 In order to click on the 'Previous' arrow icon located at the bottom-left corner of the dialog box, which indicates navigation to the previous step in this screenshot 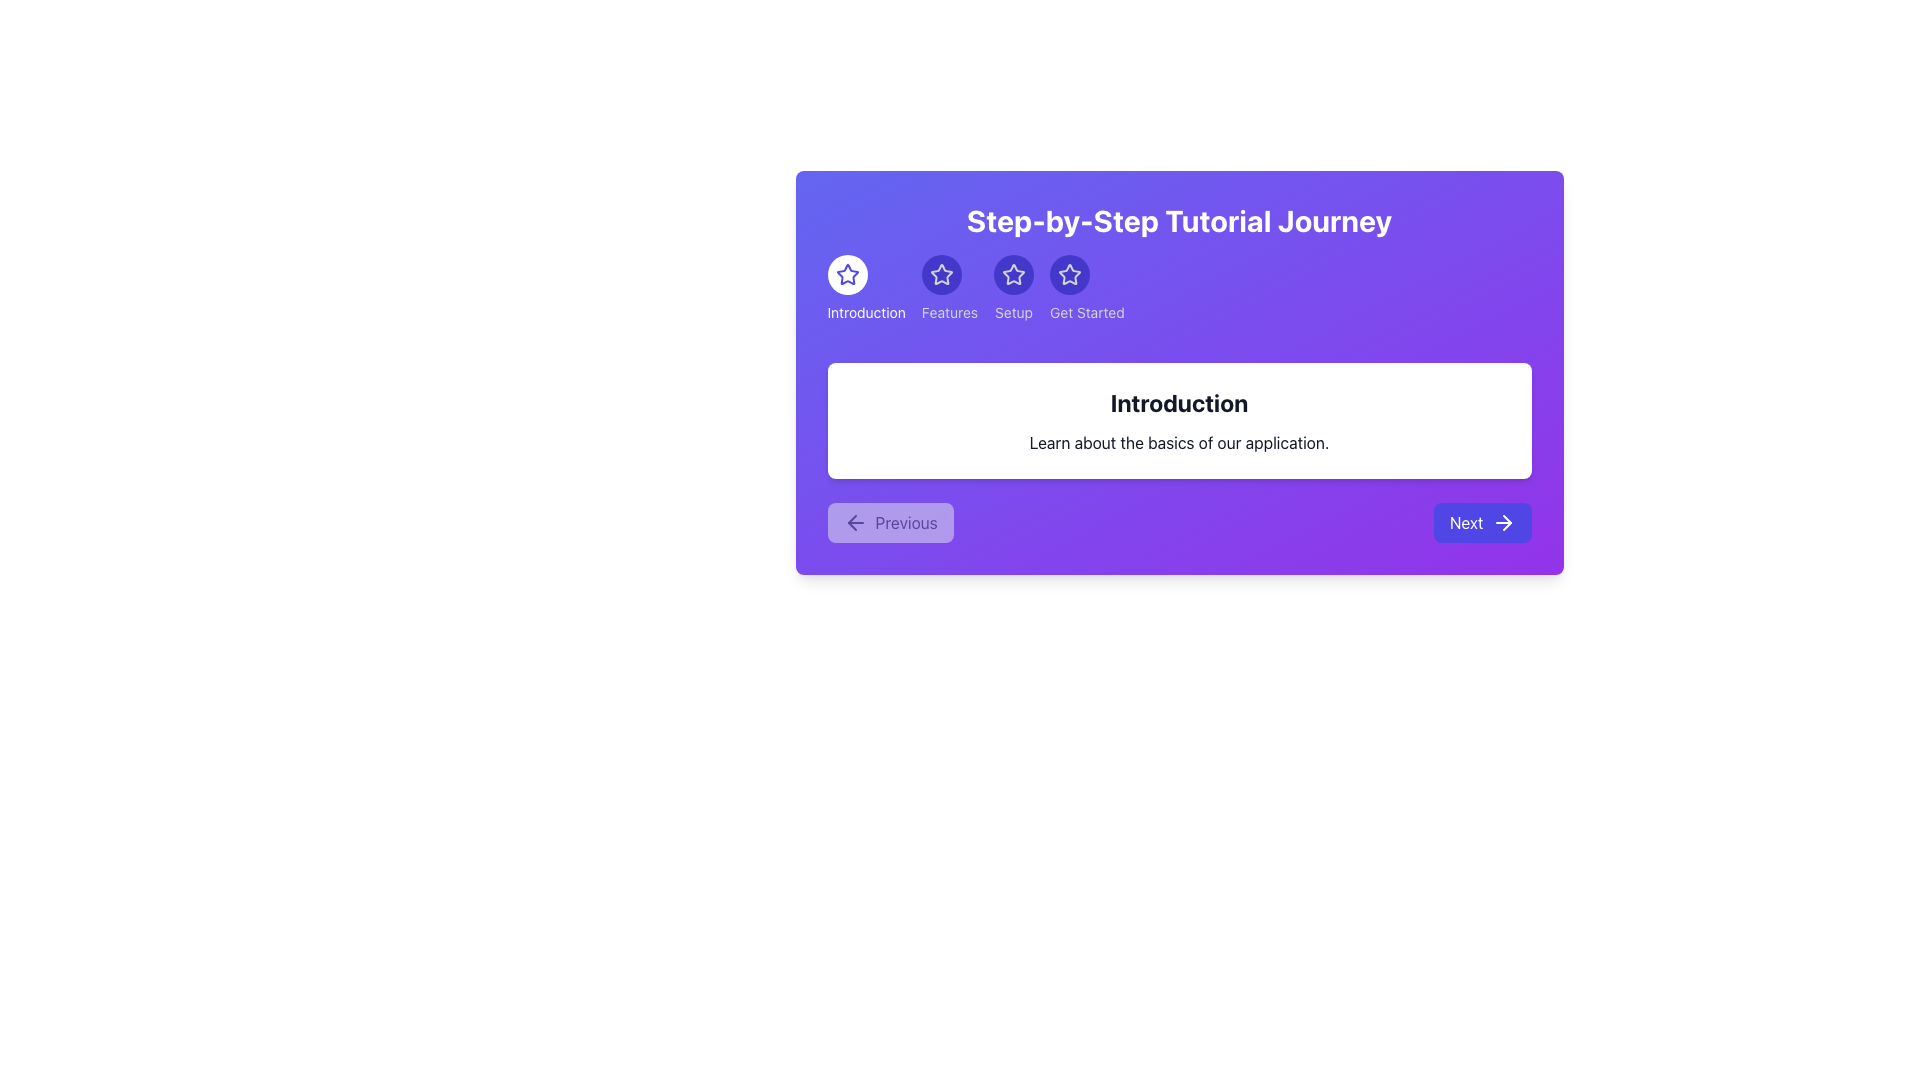, I will do `click(855, 522)`.